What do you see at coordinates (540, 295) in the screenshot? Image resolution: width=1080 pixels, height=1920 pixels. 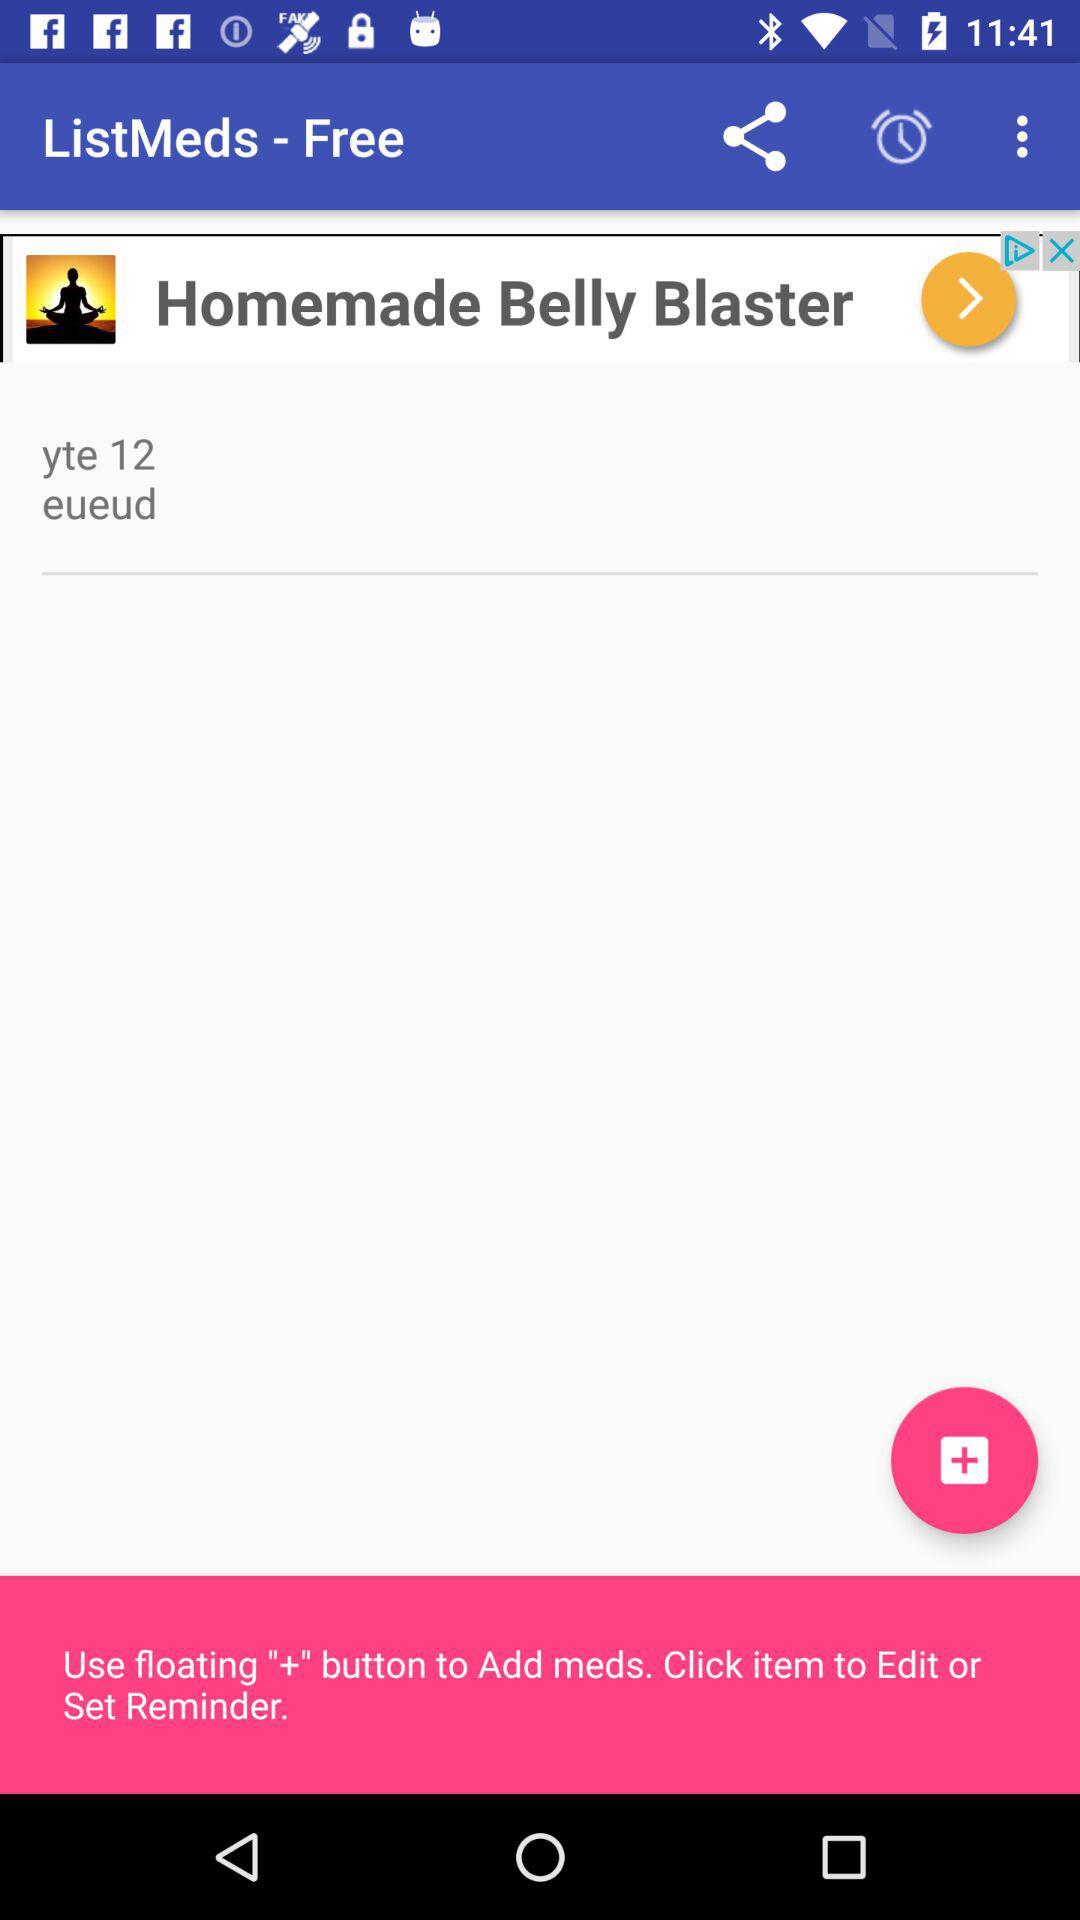 I see `the advertisement` at bounding box center [540, 295].